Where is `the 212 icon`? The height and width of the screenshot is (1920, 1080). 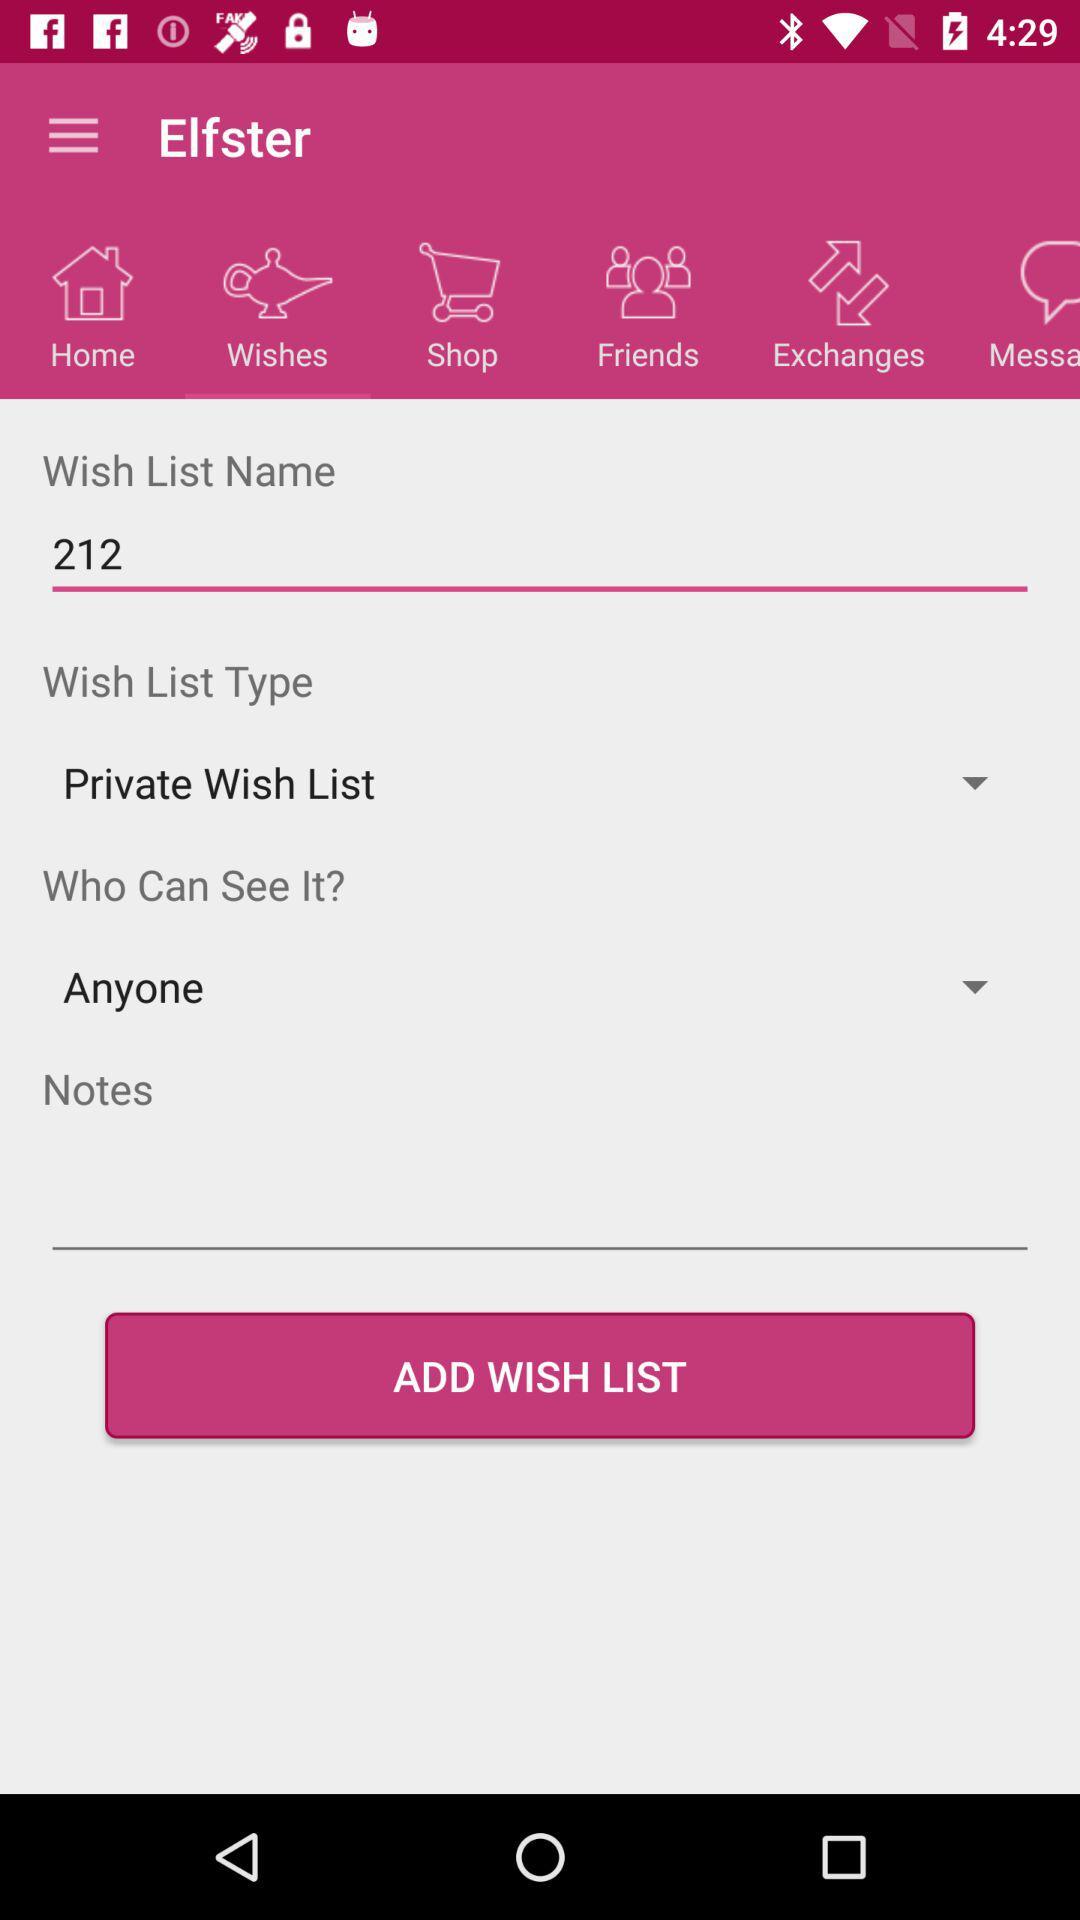 the 212 icon is located at coordinates (540, 553).